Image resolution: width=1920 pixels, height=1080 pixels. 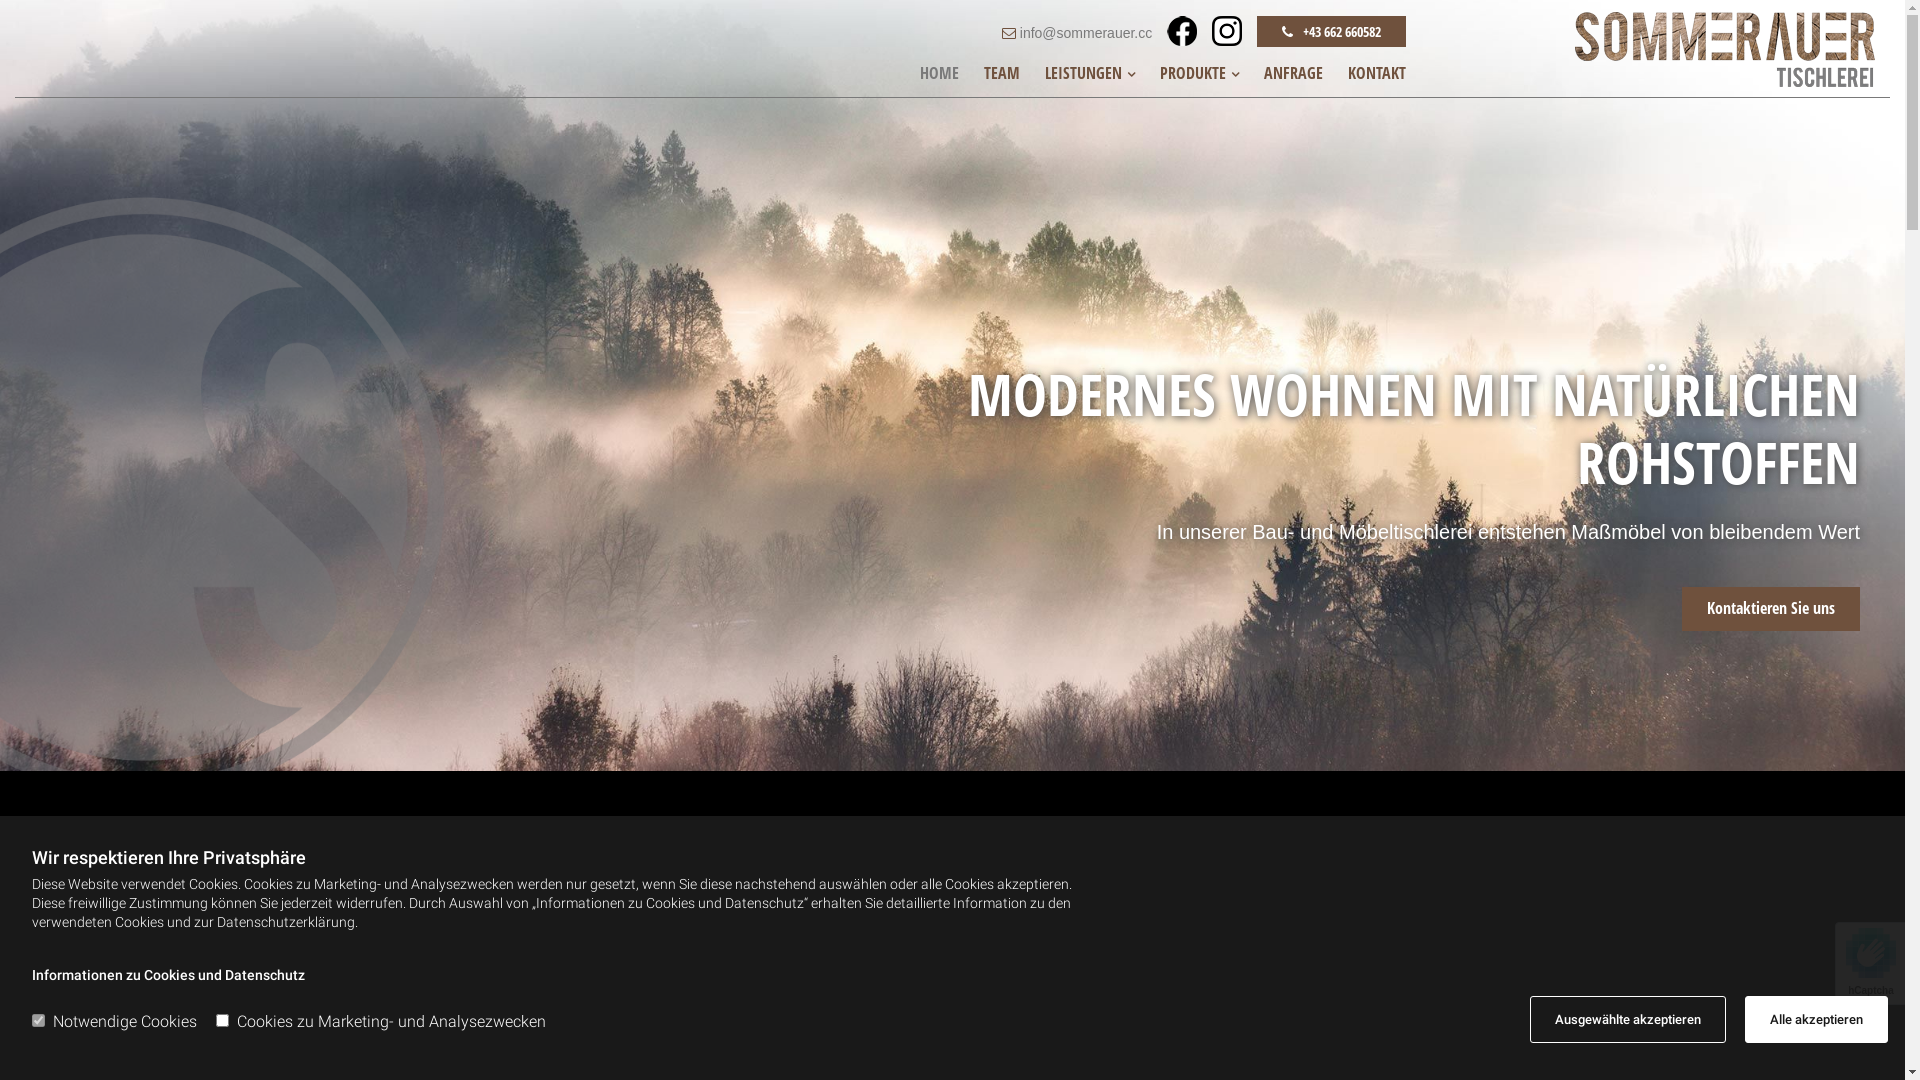 I want to click on 'HOME', so click(x=938, y=72).